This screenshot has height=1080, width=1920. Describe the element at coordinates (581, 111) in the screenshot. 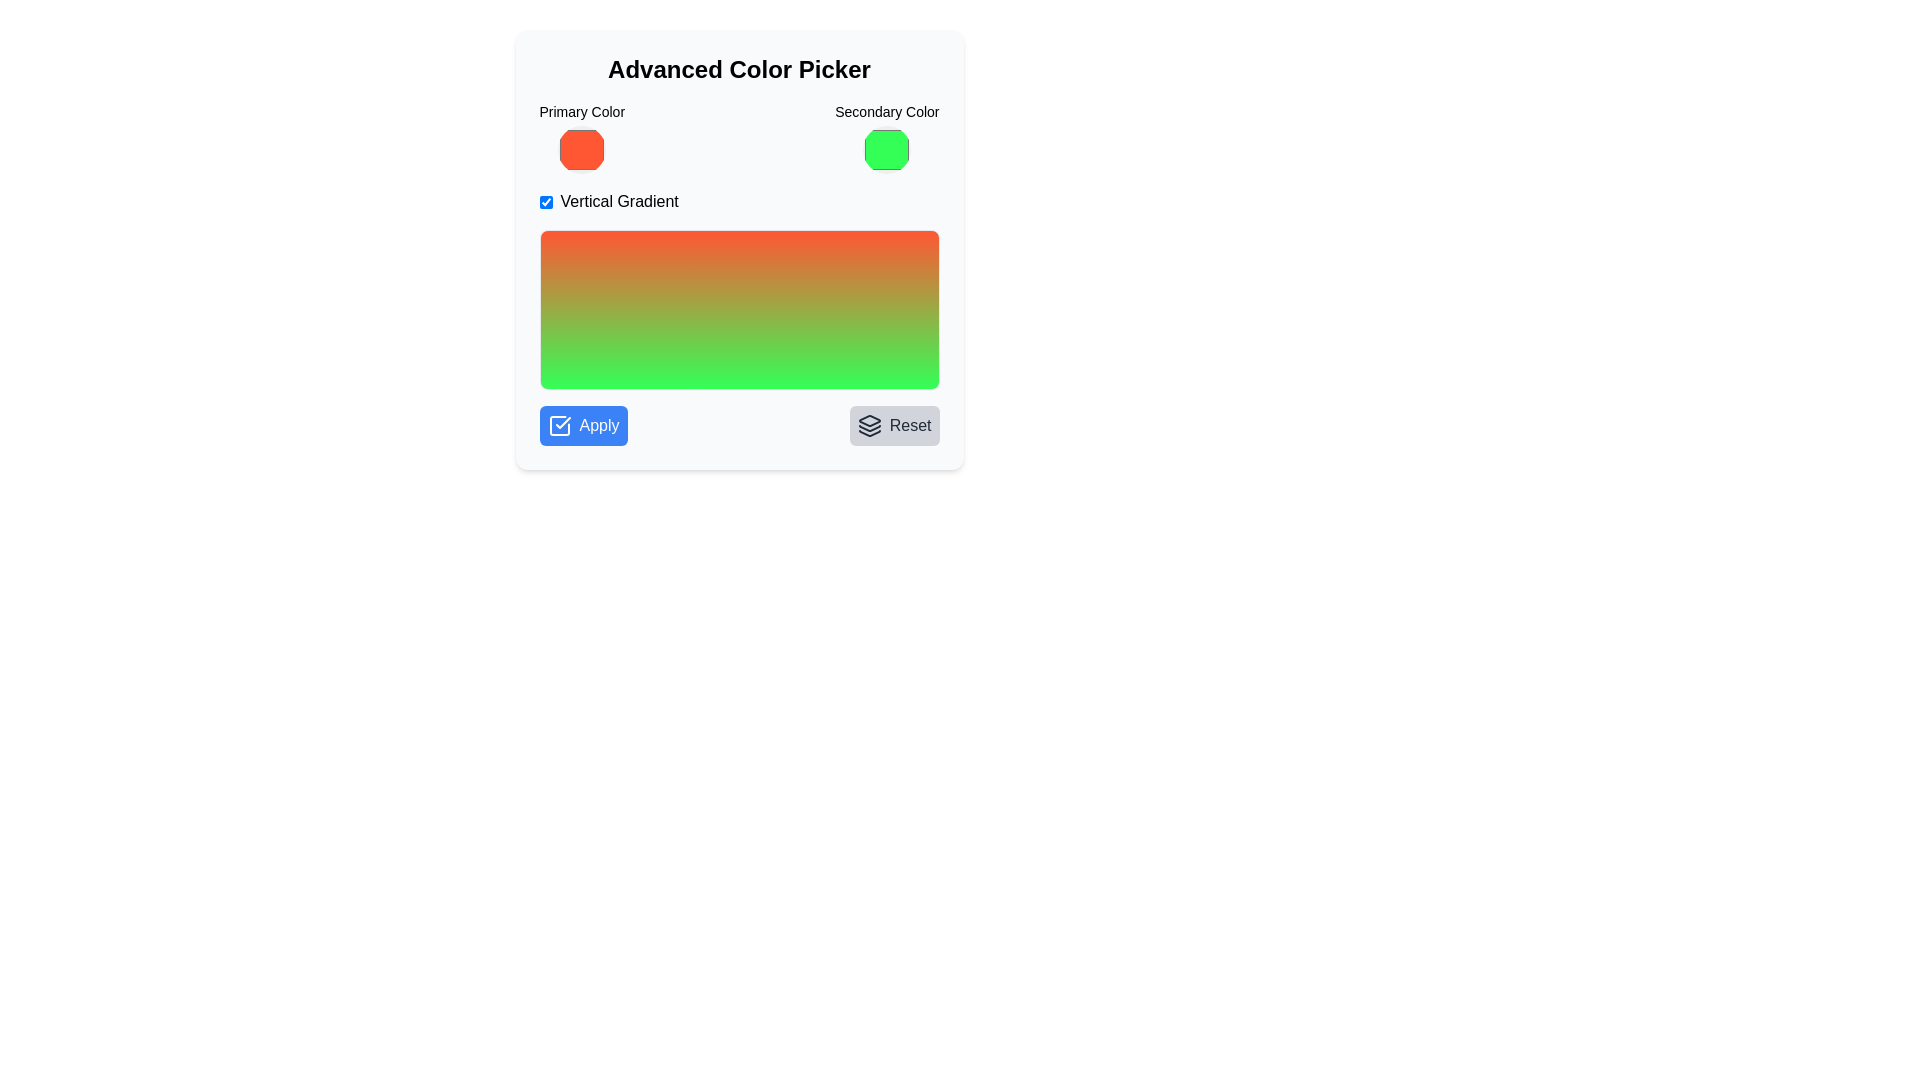

I see `the 'Primary Color' text label element, which is a small, medium-weight font styled in a neutral color, positioned above the circular color selector in the main color picker interface` at that location.